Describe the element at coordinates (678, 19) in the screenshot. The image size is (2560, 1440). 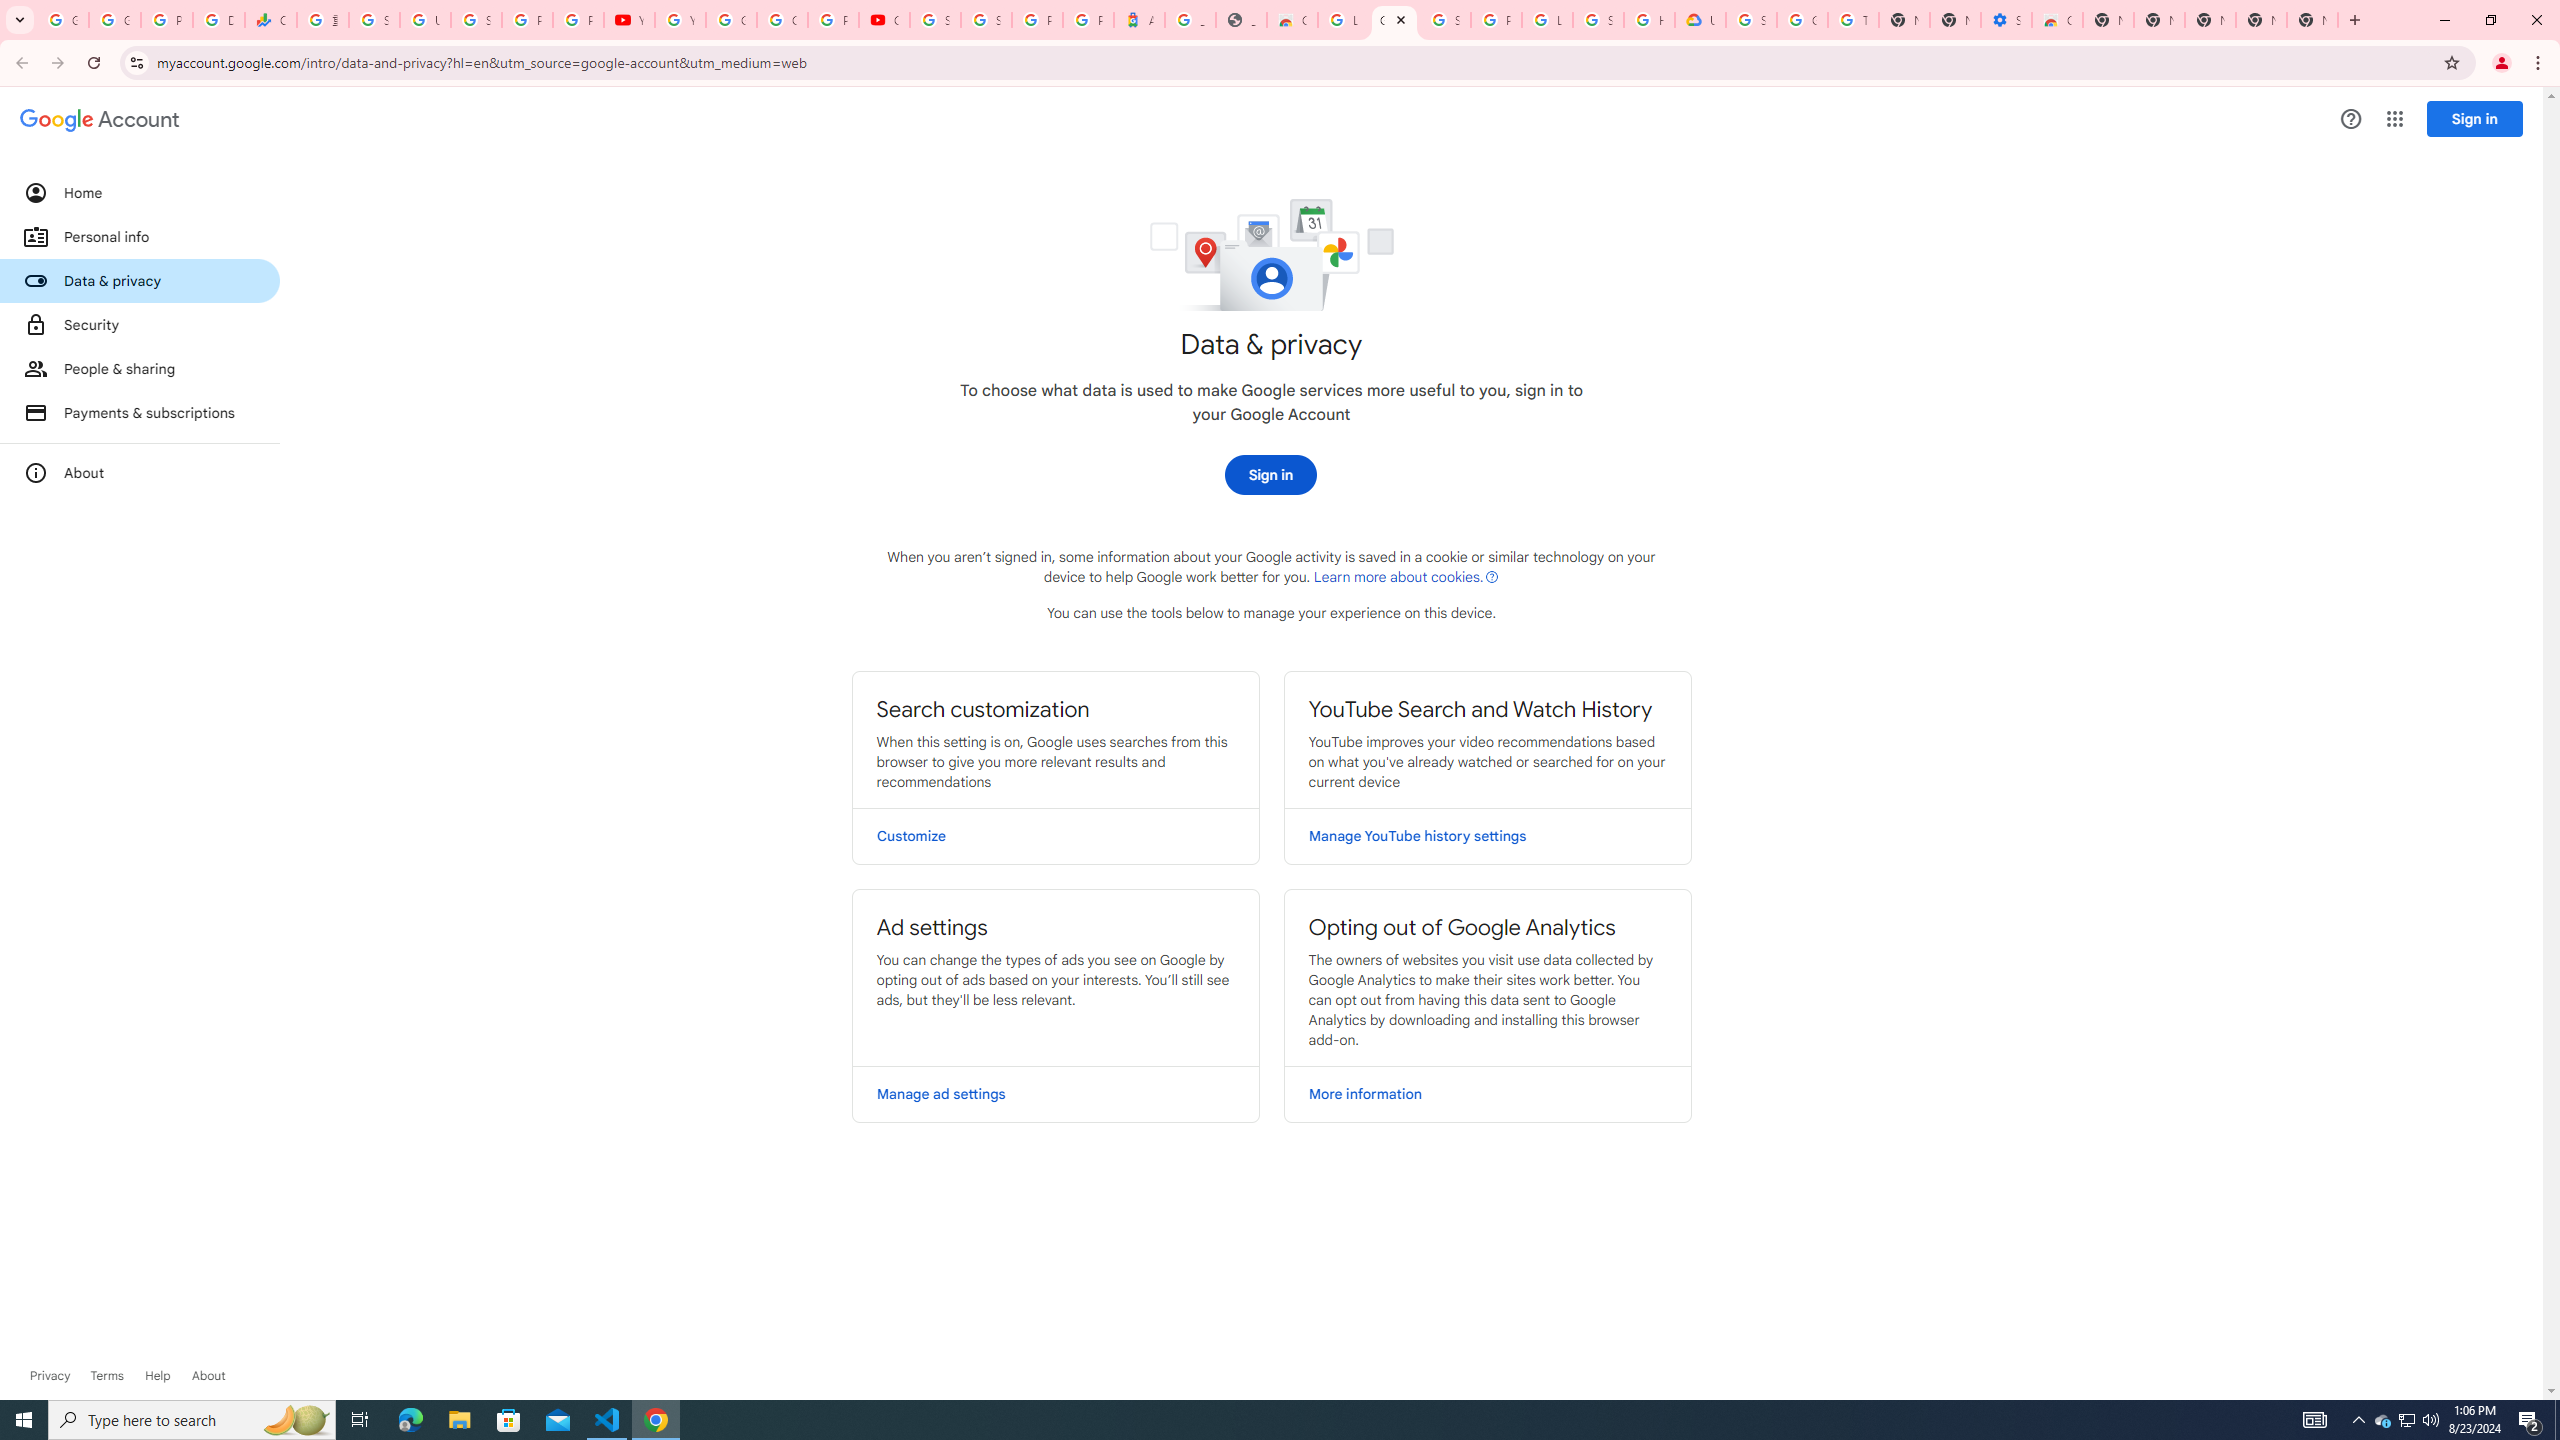
I see `'YouTube'` at that location.